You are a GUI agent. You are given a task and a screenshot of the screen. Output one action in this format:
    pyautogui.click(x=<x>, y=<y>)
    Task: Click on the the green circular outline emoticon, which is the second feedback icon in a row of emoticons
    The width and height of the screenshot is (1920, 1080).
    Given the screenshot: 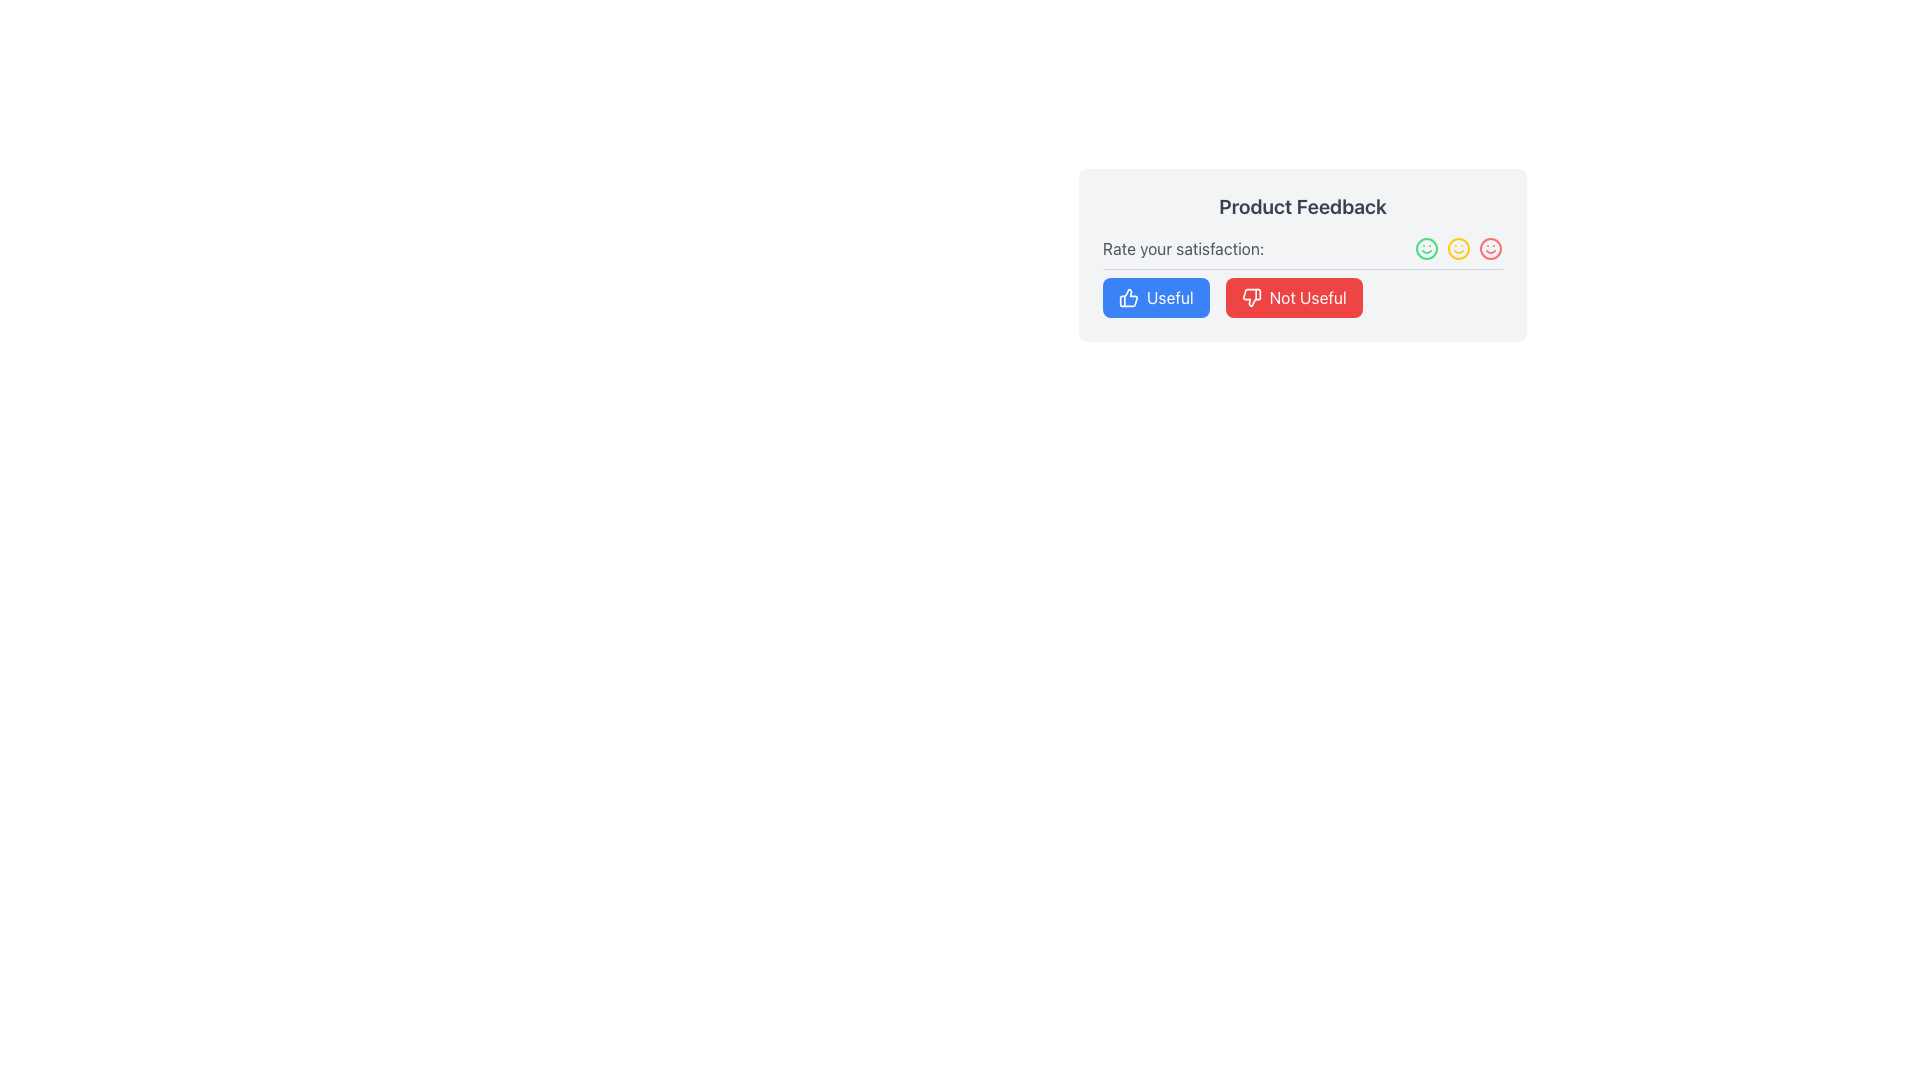 What is the action you would take?
    pyautogui.click(x=1425, y=248)
    